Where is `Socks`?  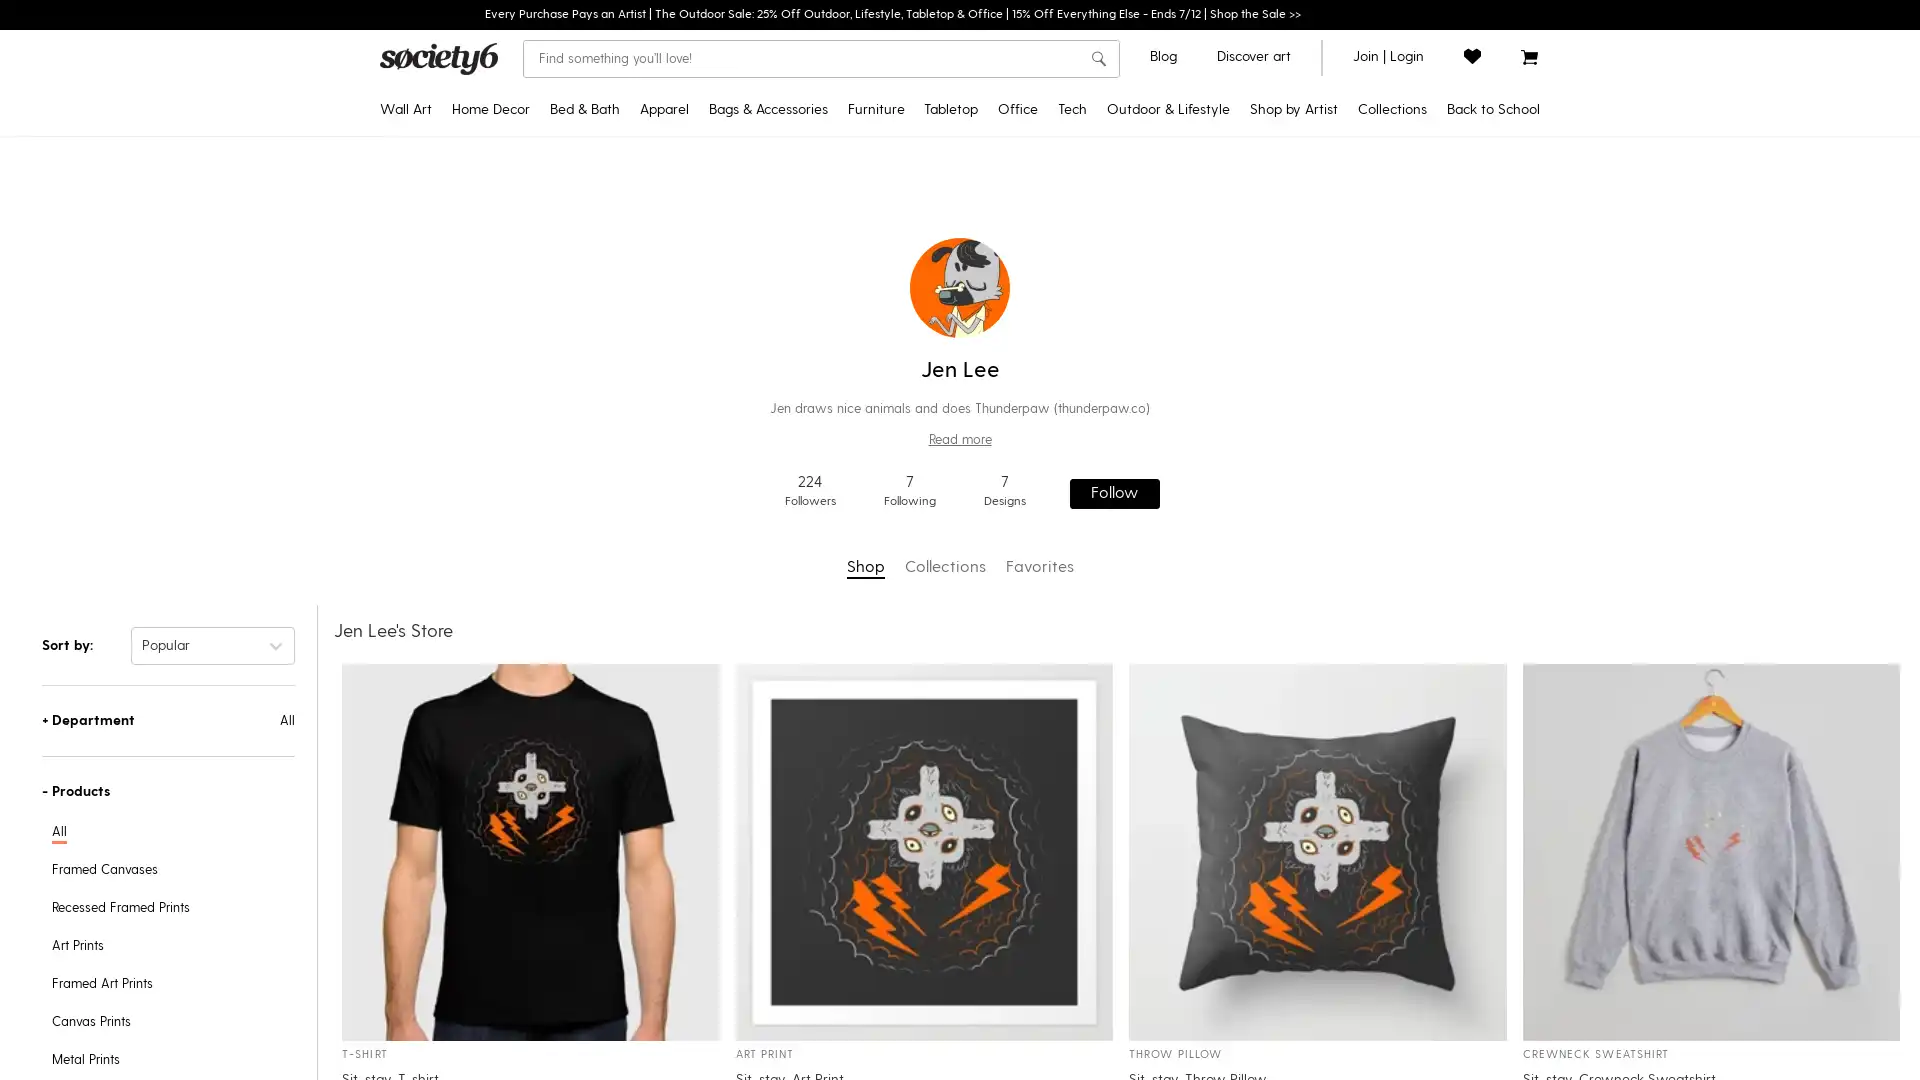
Socks is located at coordinates (781, 289).